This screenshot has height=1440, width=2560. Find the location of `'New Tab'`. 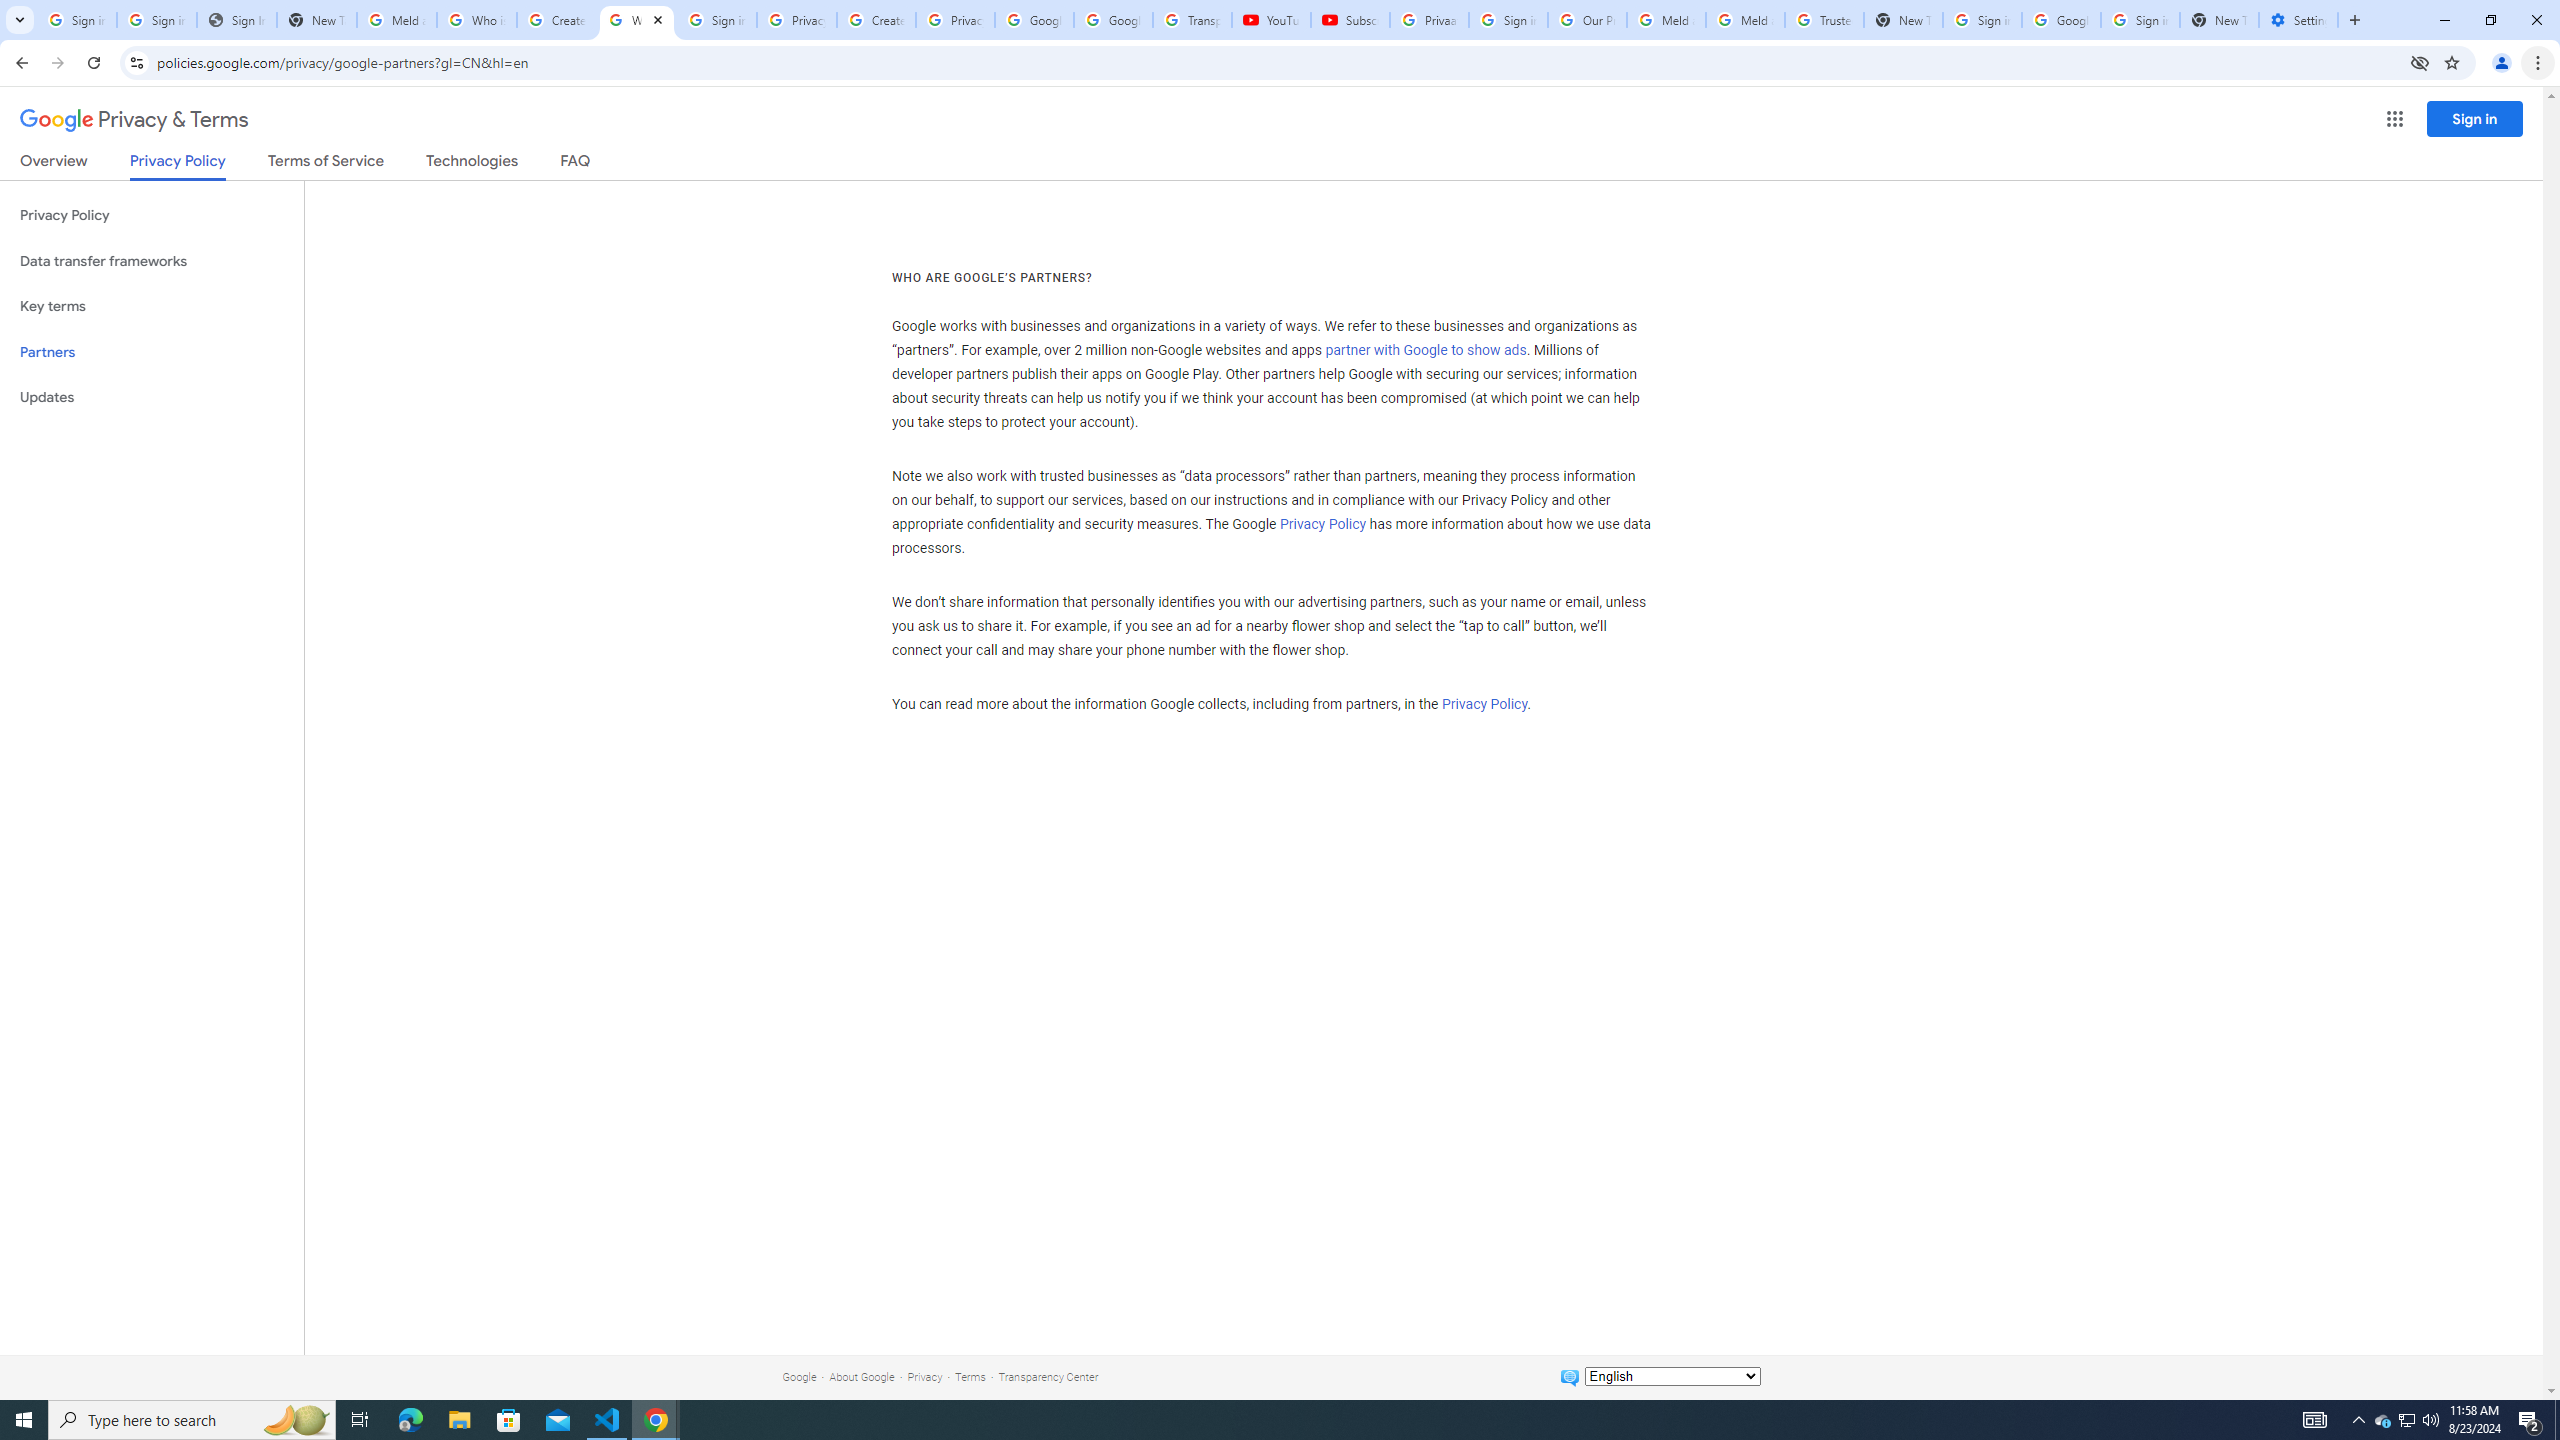

'New Tab' is located at coordinates (2218, 19).